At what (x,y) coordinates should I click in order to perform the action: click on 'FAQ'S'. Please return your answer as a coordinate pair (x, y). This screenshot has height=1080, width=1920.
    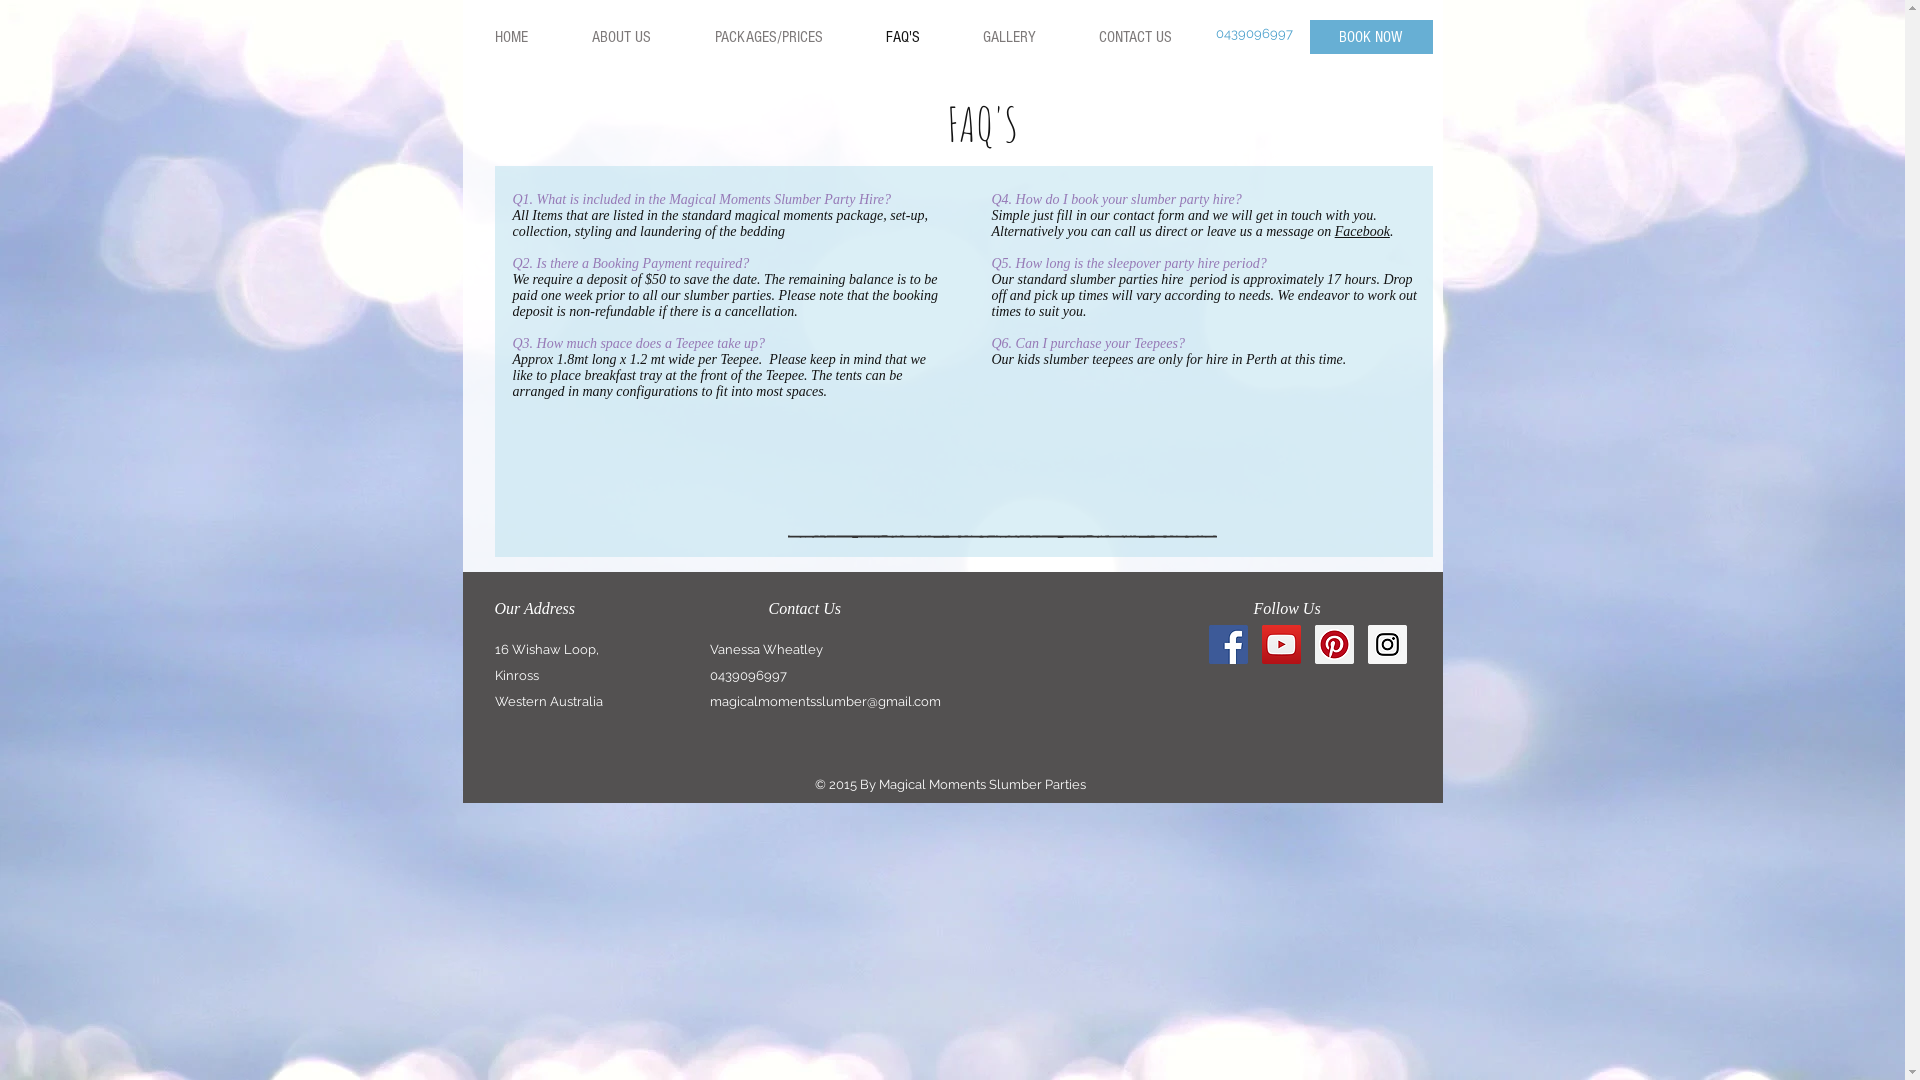
    Looking at the image, I should click on (901, 37).